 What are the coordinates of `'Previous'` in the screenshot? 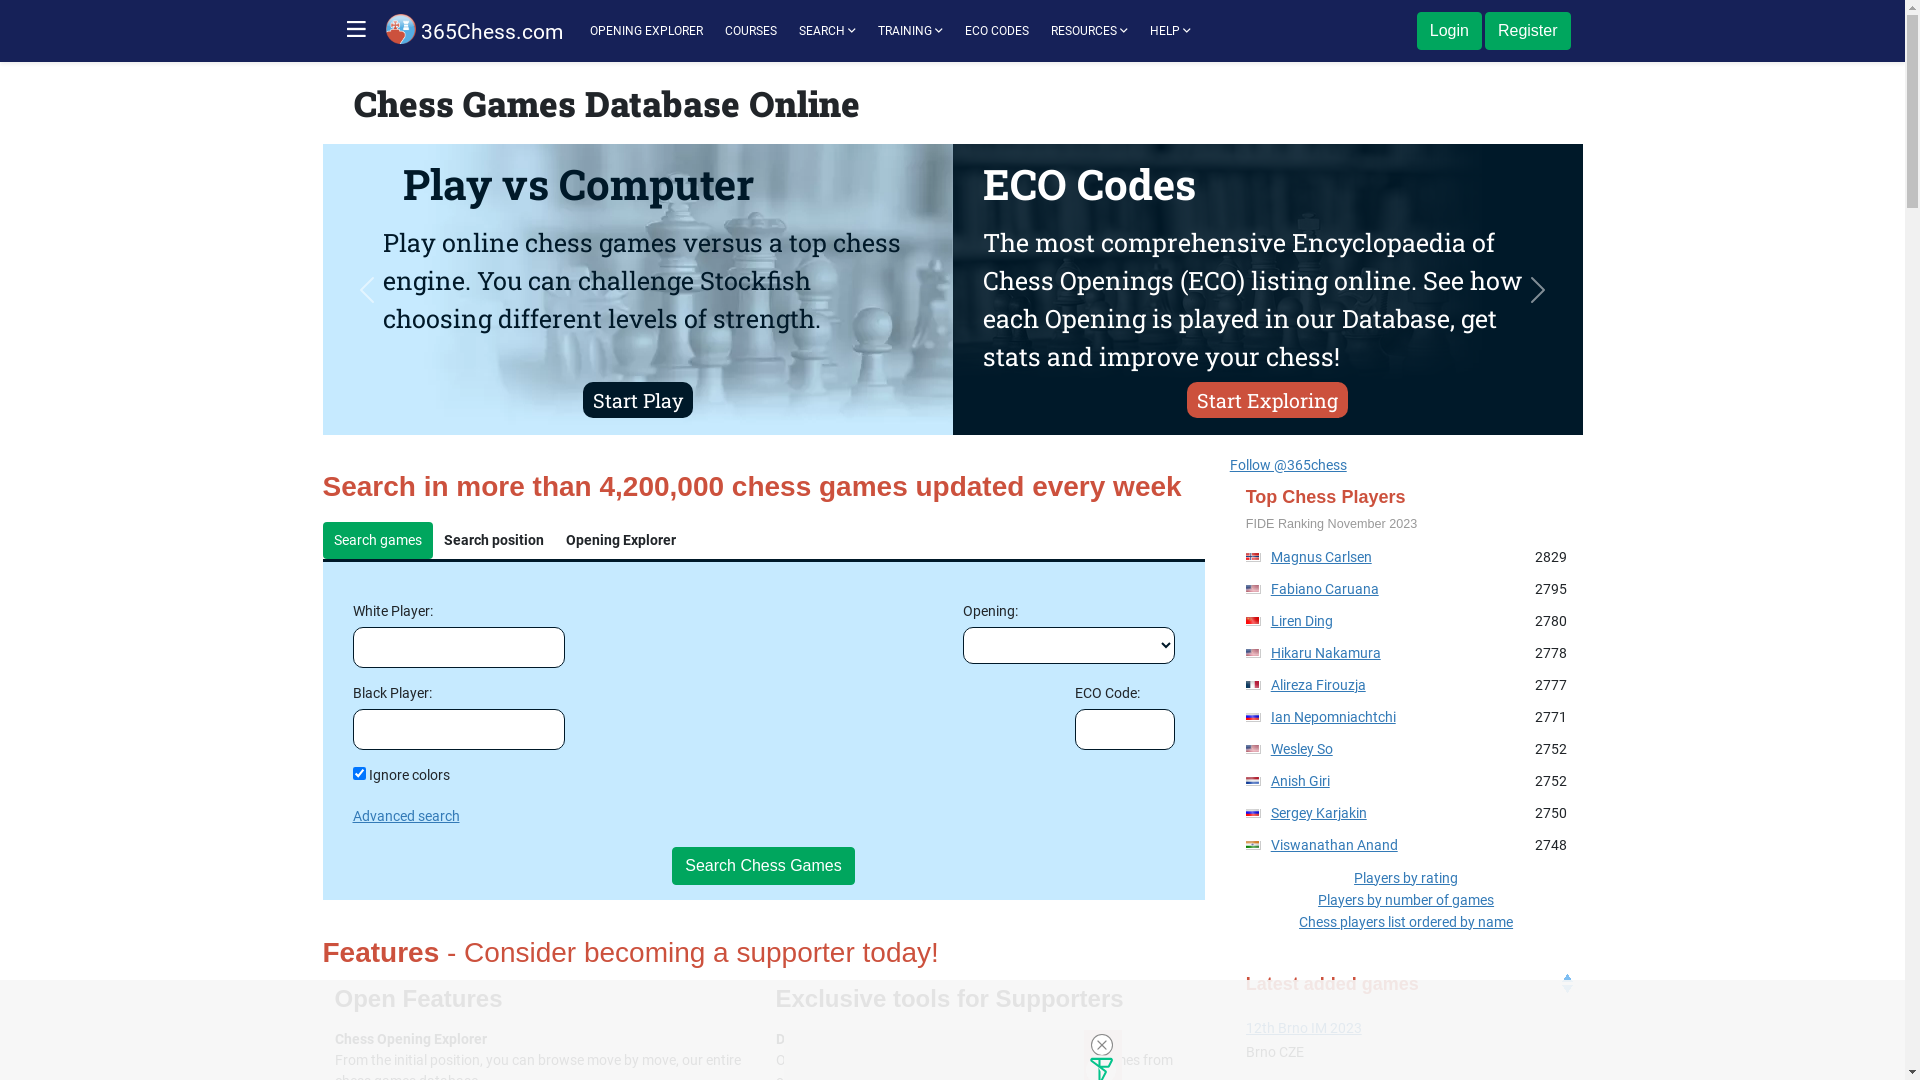 It's located at (365, 289).